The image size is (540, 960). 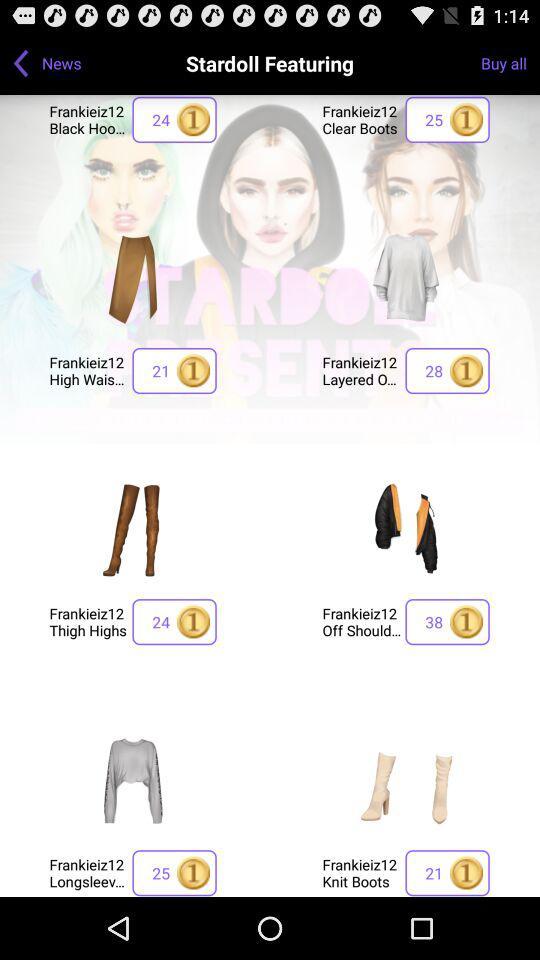 I want to click on the item next to 21 icon, so click(x=360, y=369).